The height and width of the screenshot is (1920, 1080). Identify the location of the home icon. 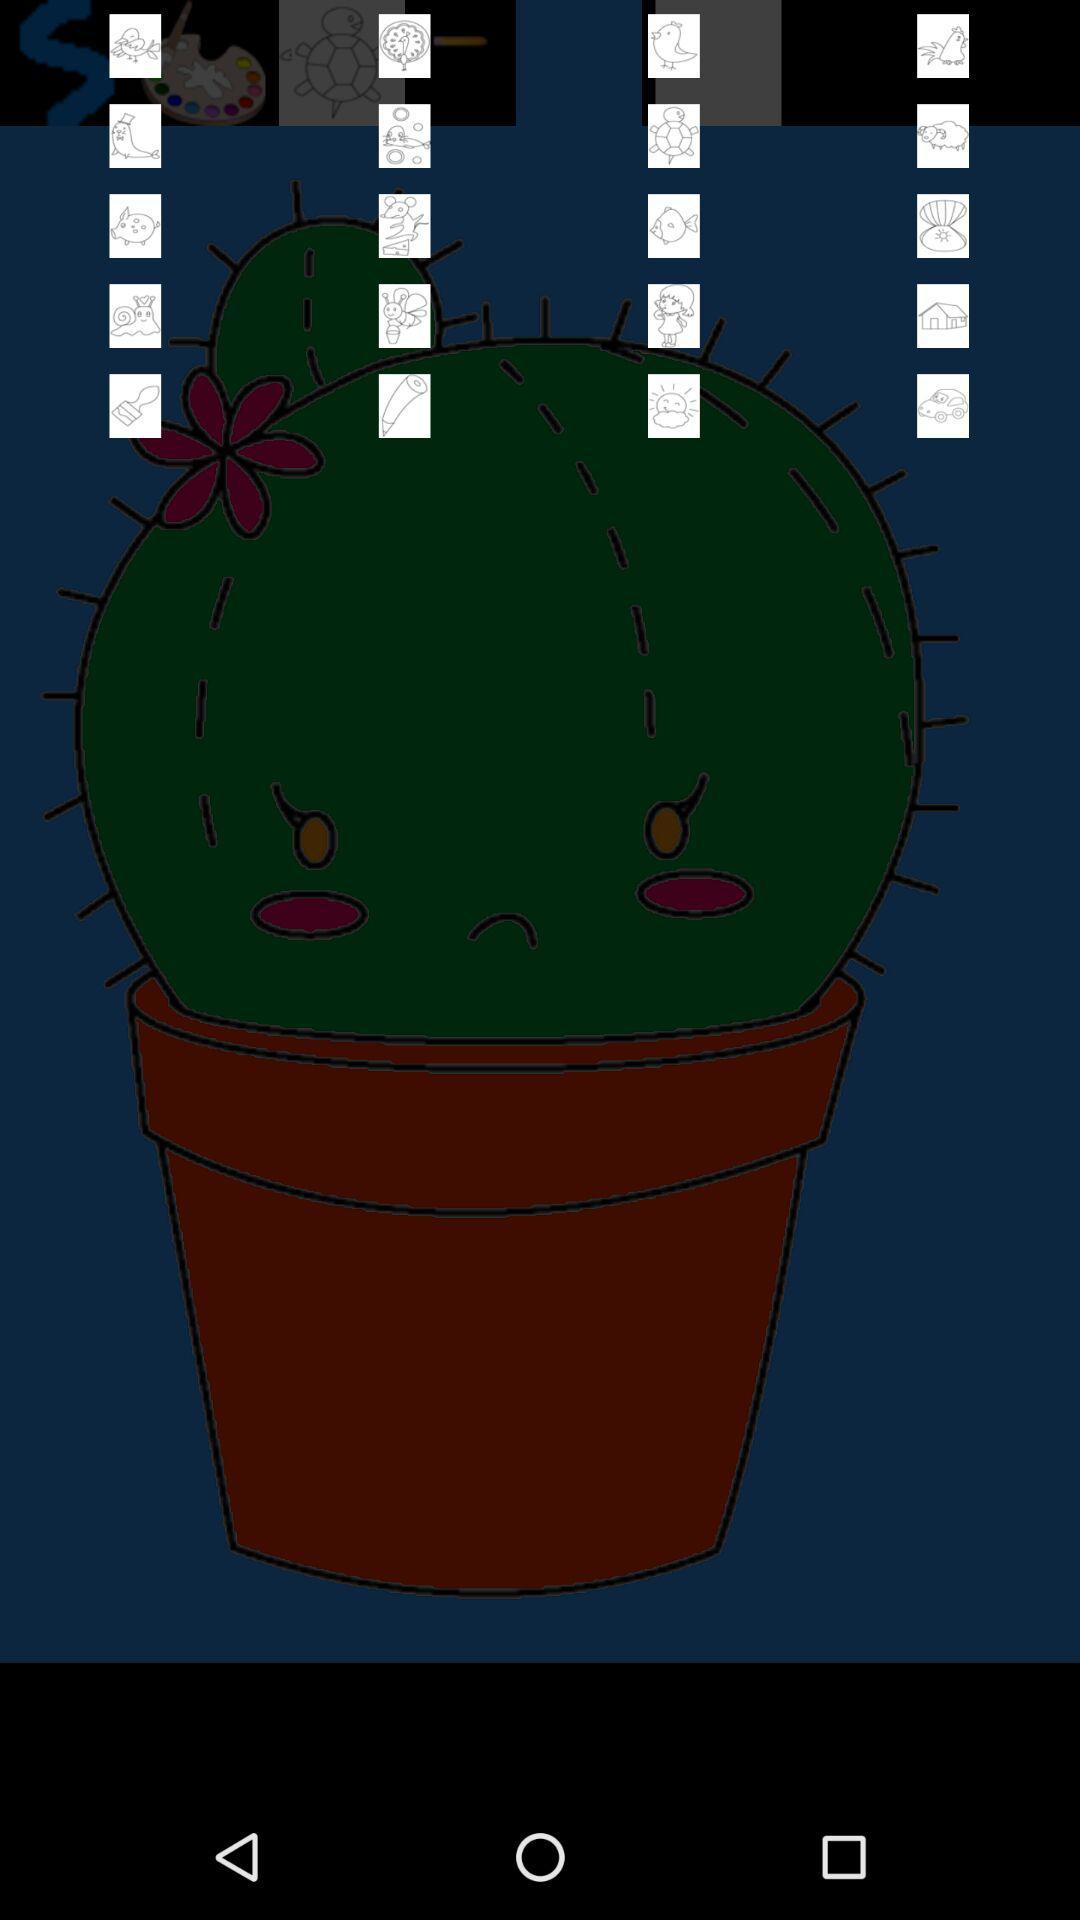
(943, 338).